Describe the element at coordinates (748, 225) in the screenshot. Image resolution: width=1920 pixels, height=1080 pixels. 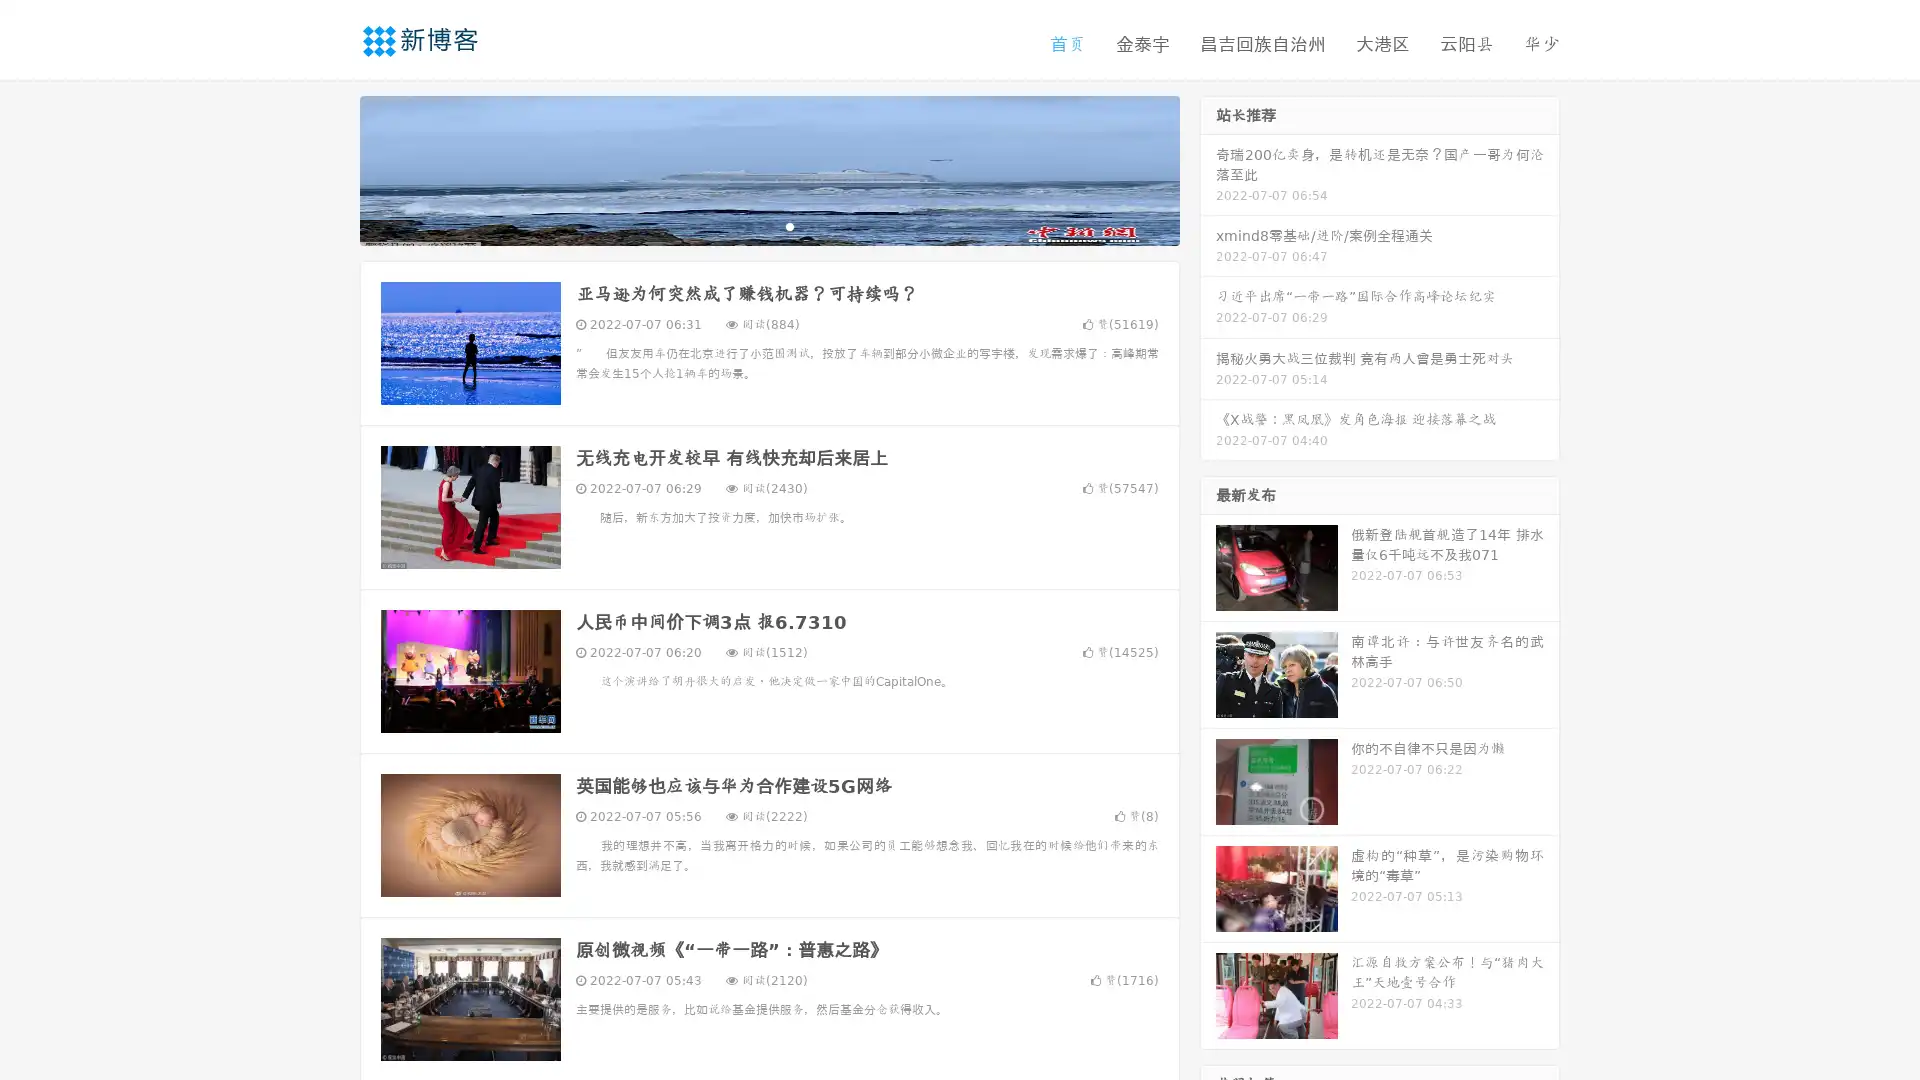
I see `Go to slide 1` at that location.